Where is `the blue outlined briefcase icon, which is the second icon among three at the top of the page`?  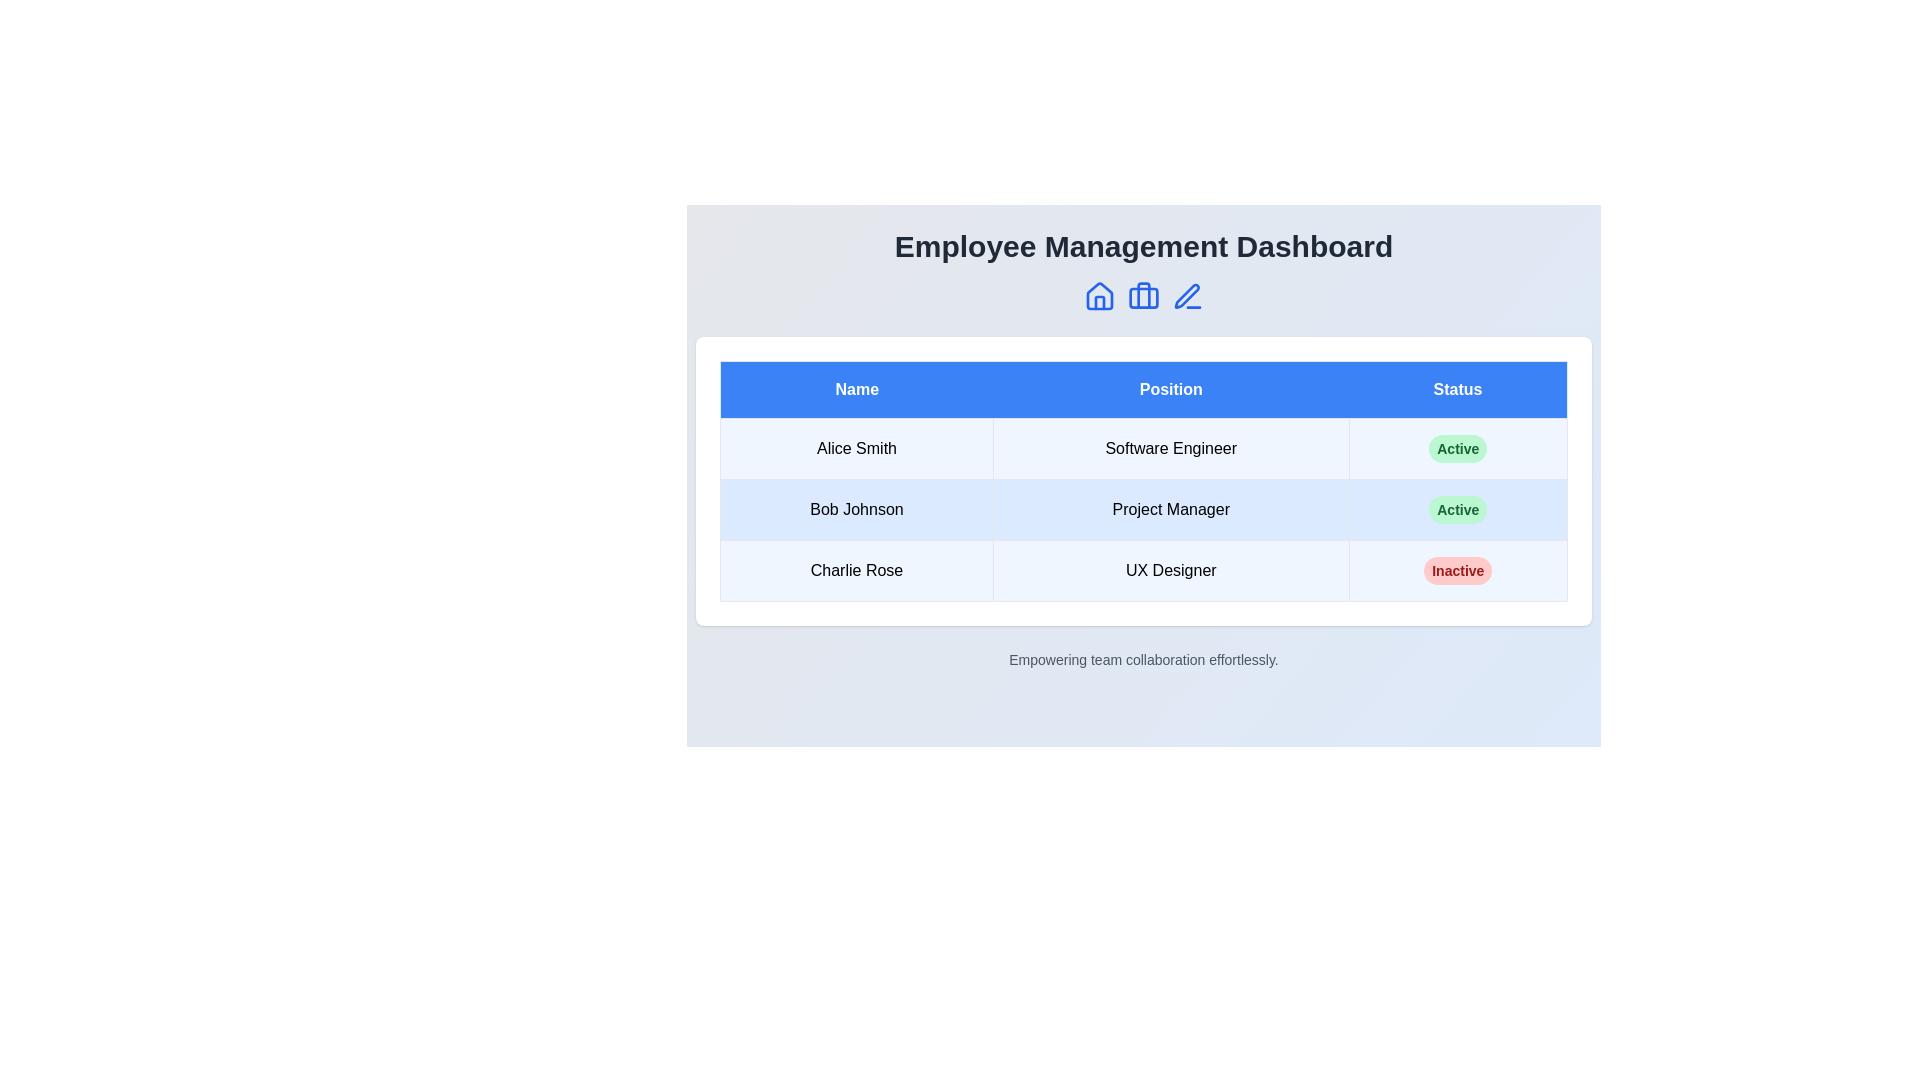 the blue outlined briefcase icon, which is the second icon among three at the top of the page is located at coordinates (1143, 297).